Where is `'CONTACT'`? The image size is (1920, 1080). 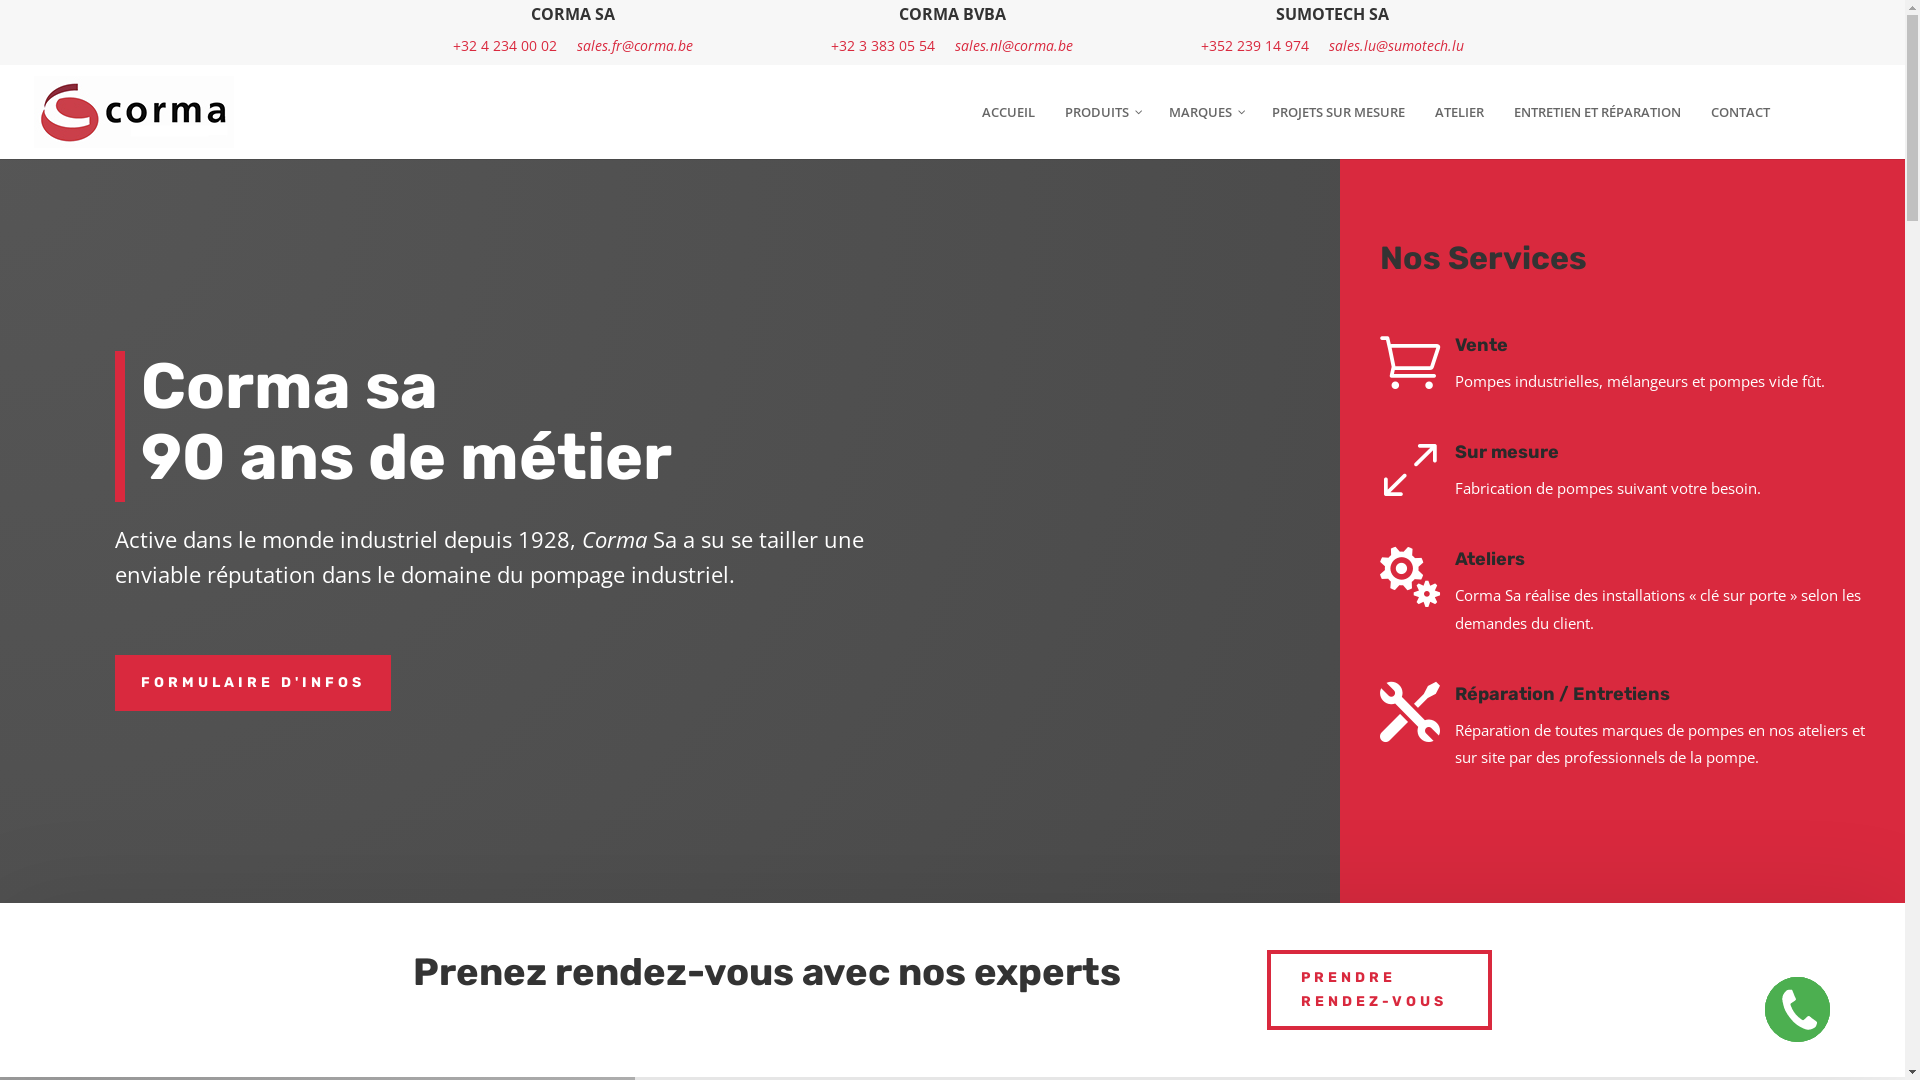 'CONTACT' is located at coordinates (1694, 128).